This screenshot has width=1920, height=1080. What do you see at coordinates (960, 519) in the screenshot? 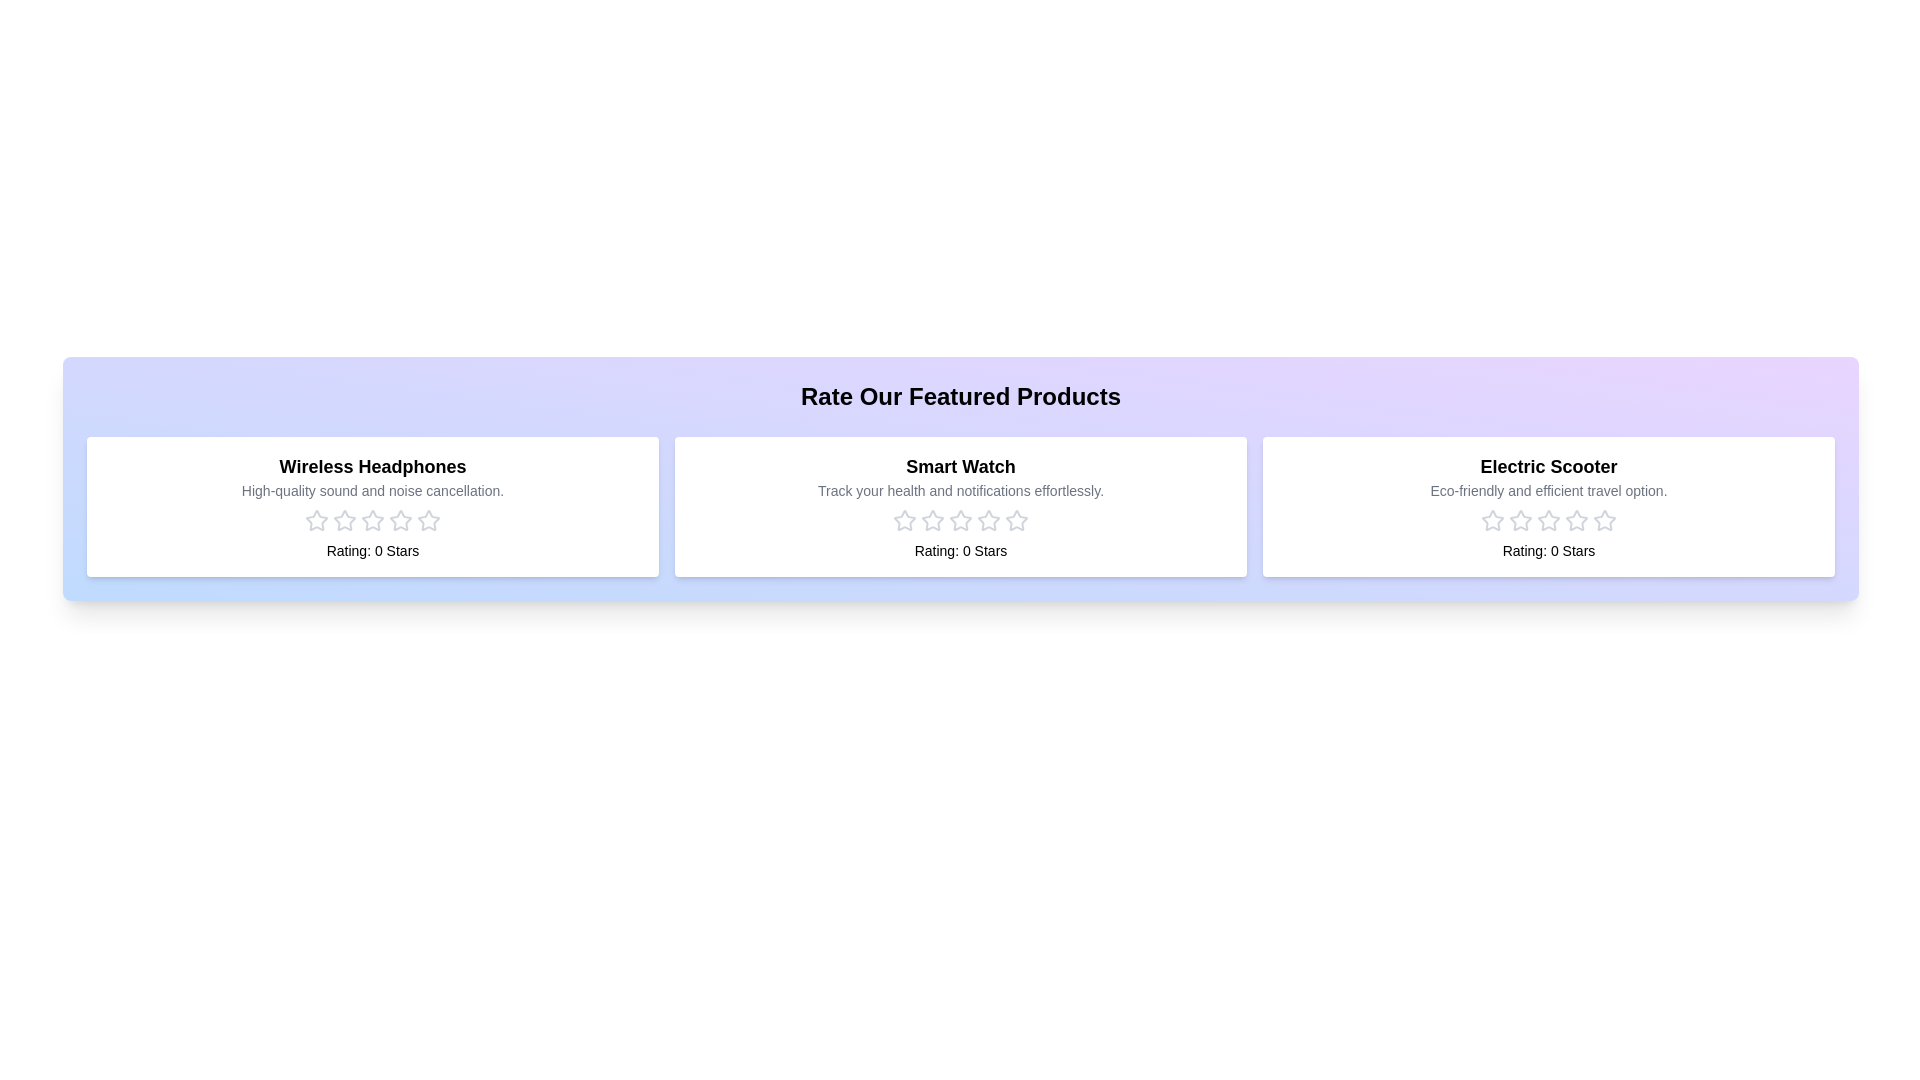
I see `the rating for the product 'Smart Watch' to 3 stars by clicking on the corresponding star` at bounding box center [960, 519].